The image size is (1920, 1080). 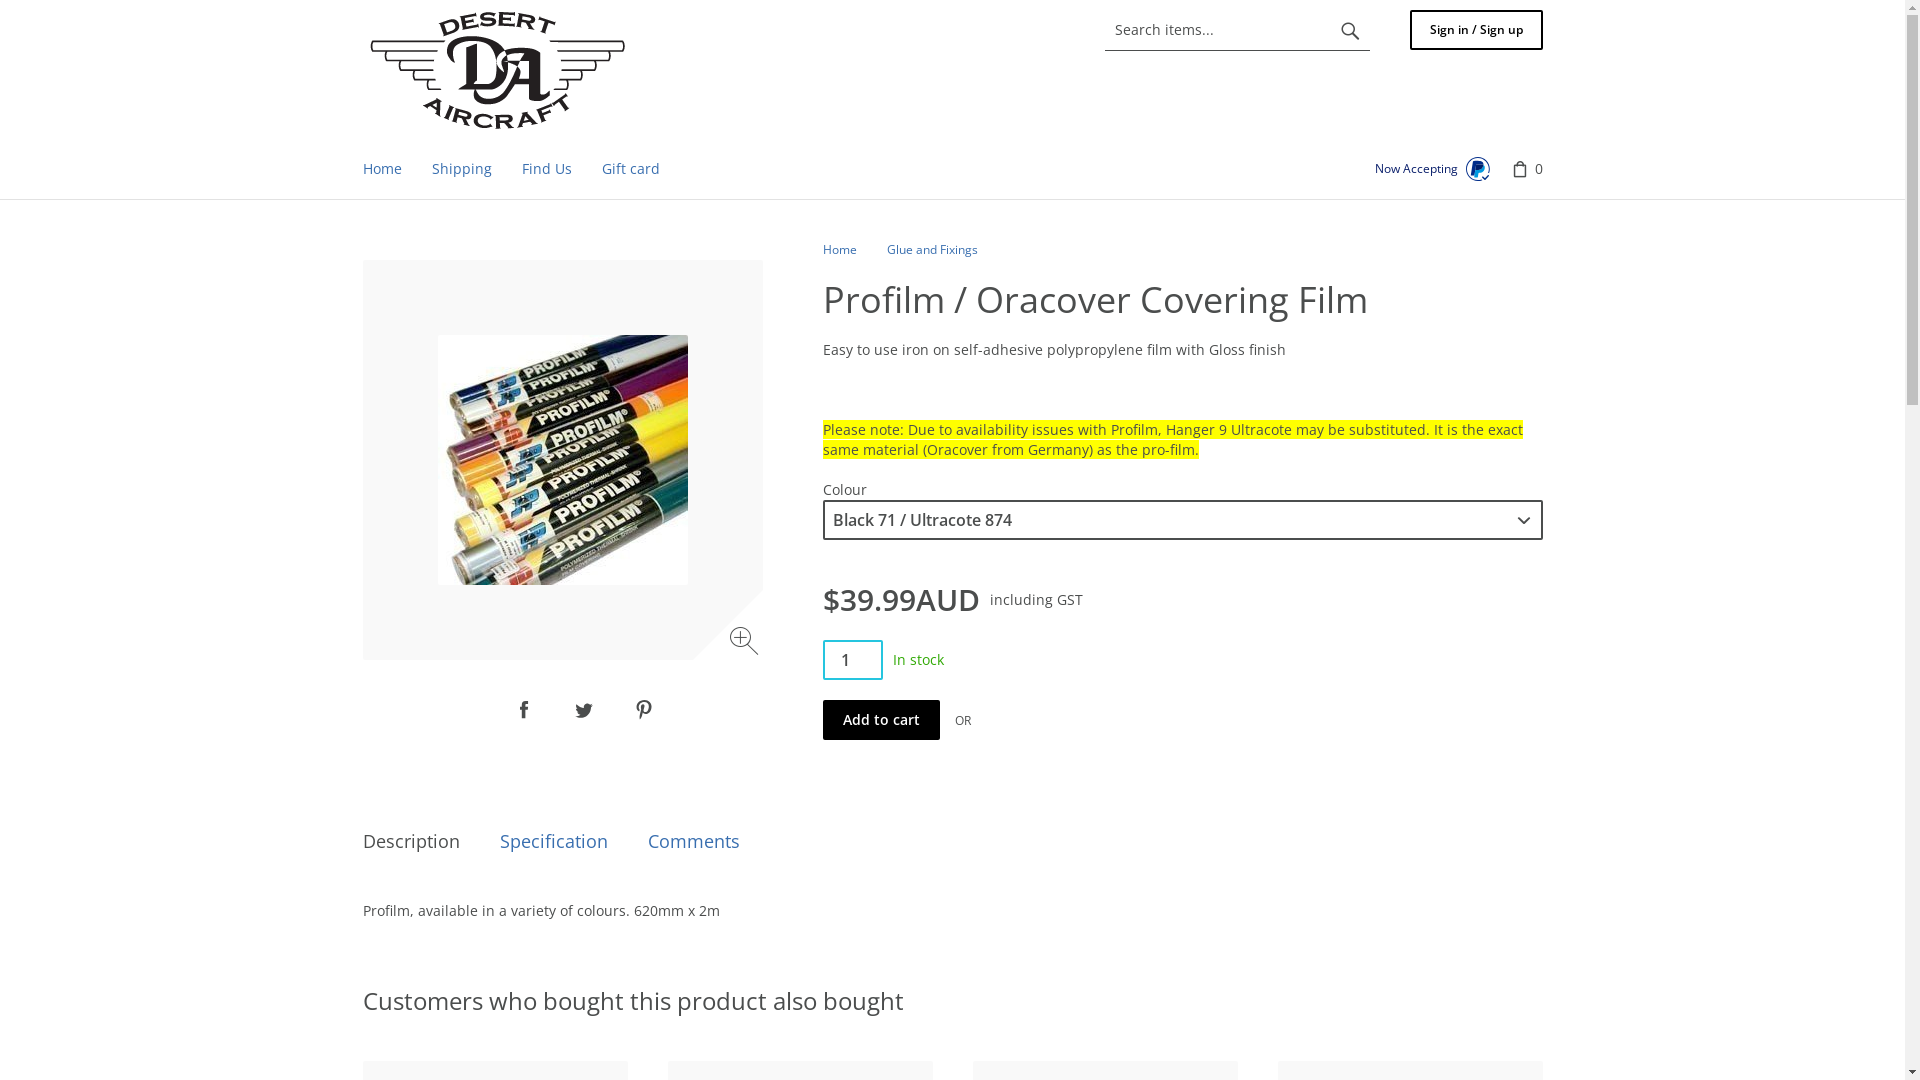 What do you see at coordinates (851, 659) in the screenshot?
I see `'Quantity'` at bounding box center [851, 659].